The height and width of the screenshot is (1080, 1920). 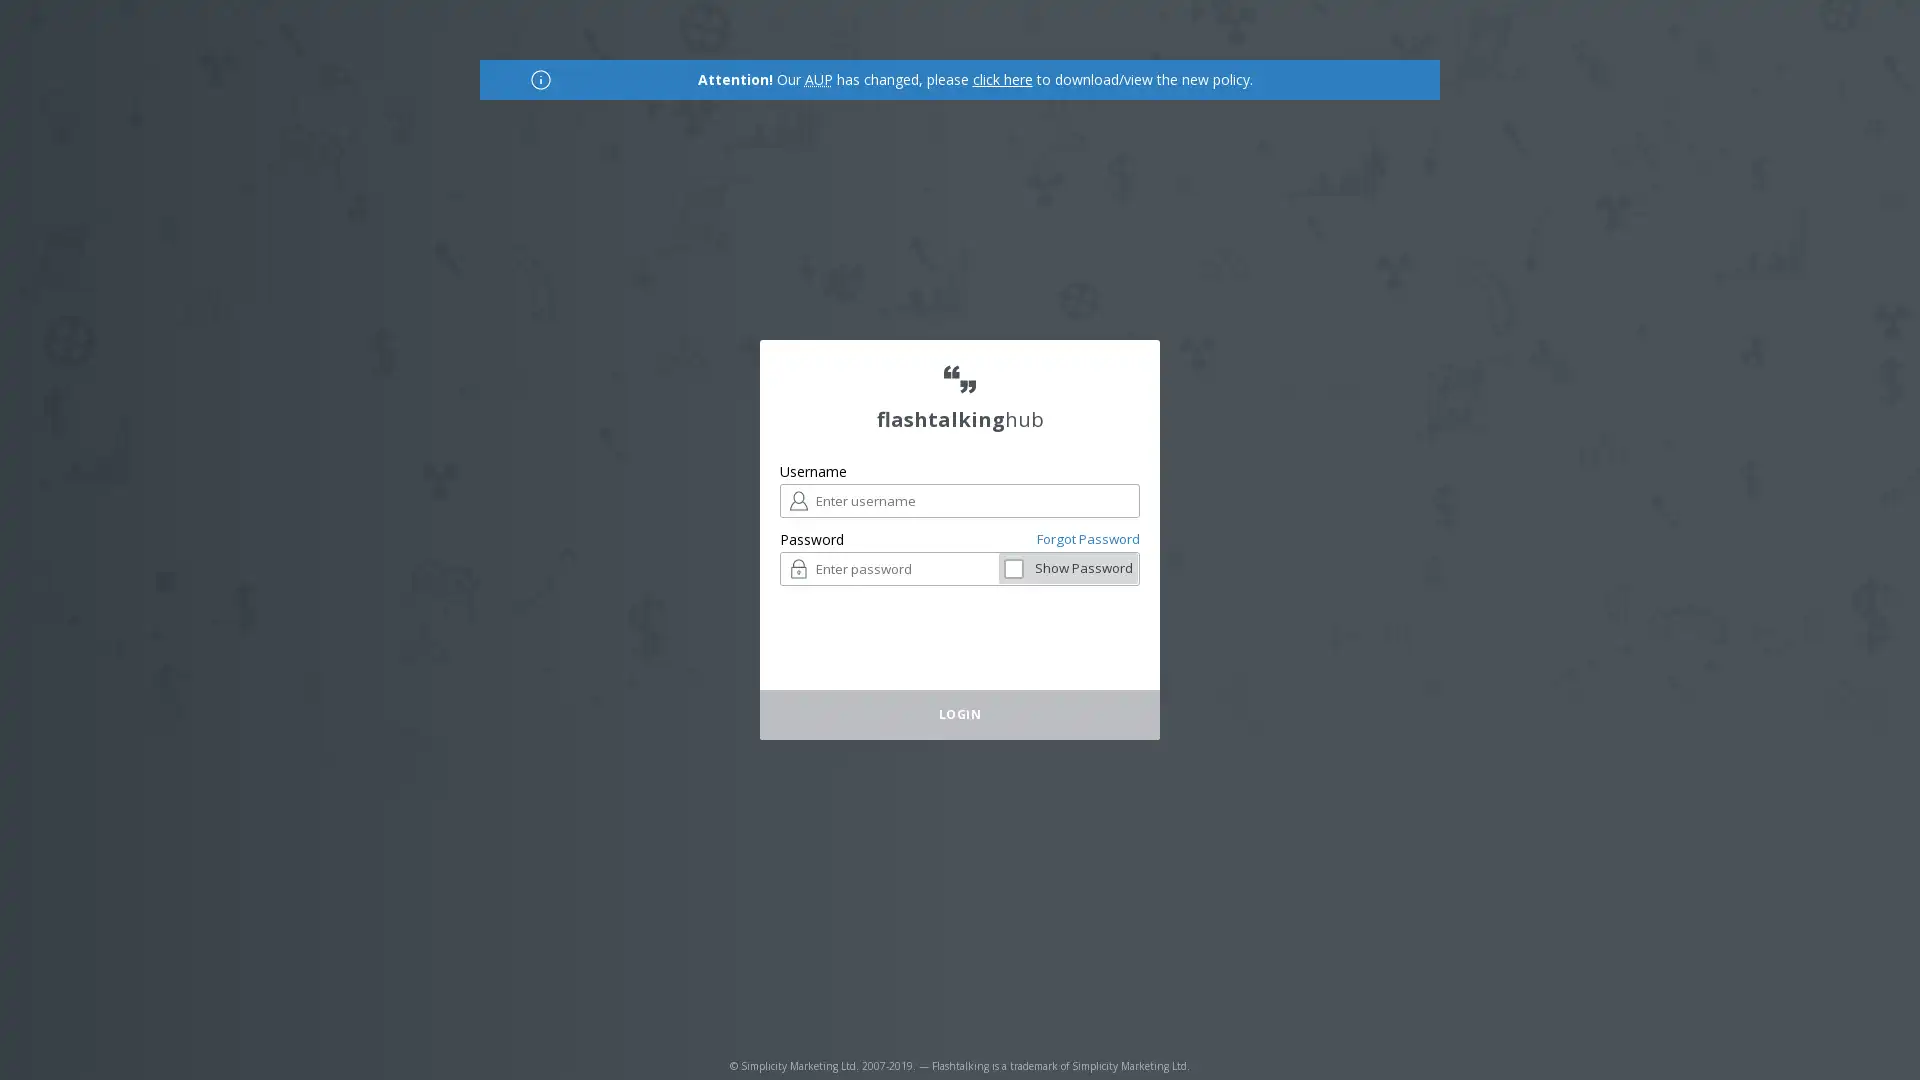 What do you see at coordinates (960, 713) in the screenshot?
I see `LOGIN` at bounding box center [960, 713].